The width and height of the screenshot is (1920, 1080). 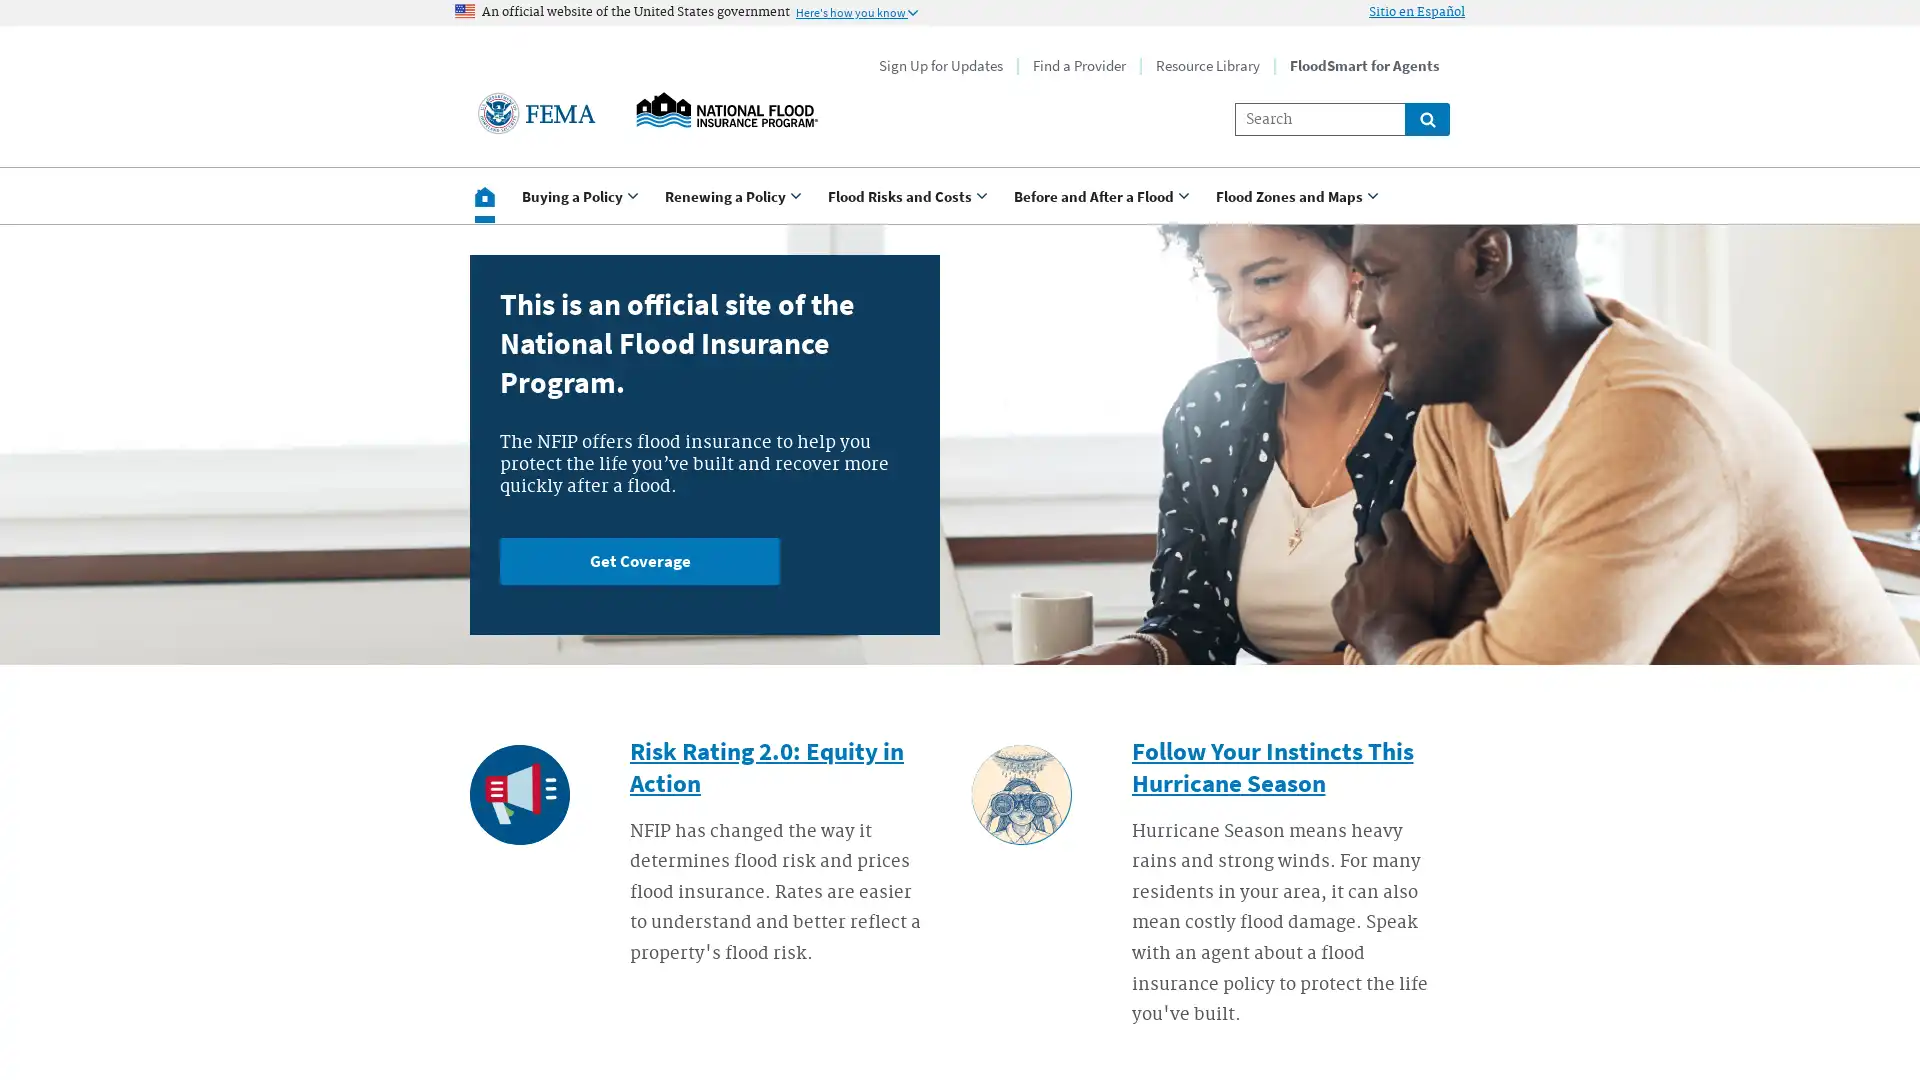 I want to click on Use <enter> and shift + <enter> to open and close the drop down to sub-menus, so click(x=735, y=195).